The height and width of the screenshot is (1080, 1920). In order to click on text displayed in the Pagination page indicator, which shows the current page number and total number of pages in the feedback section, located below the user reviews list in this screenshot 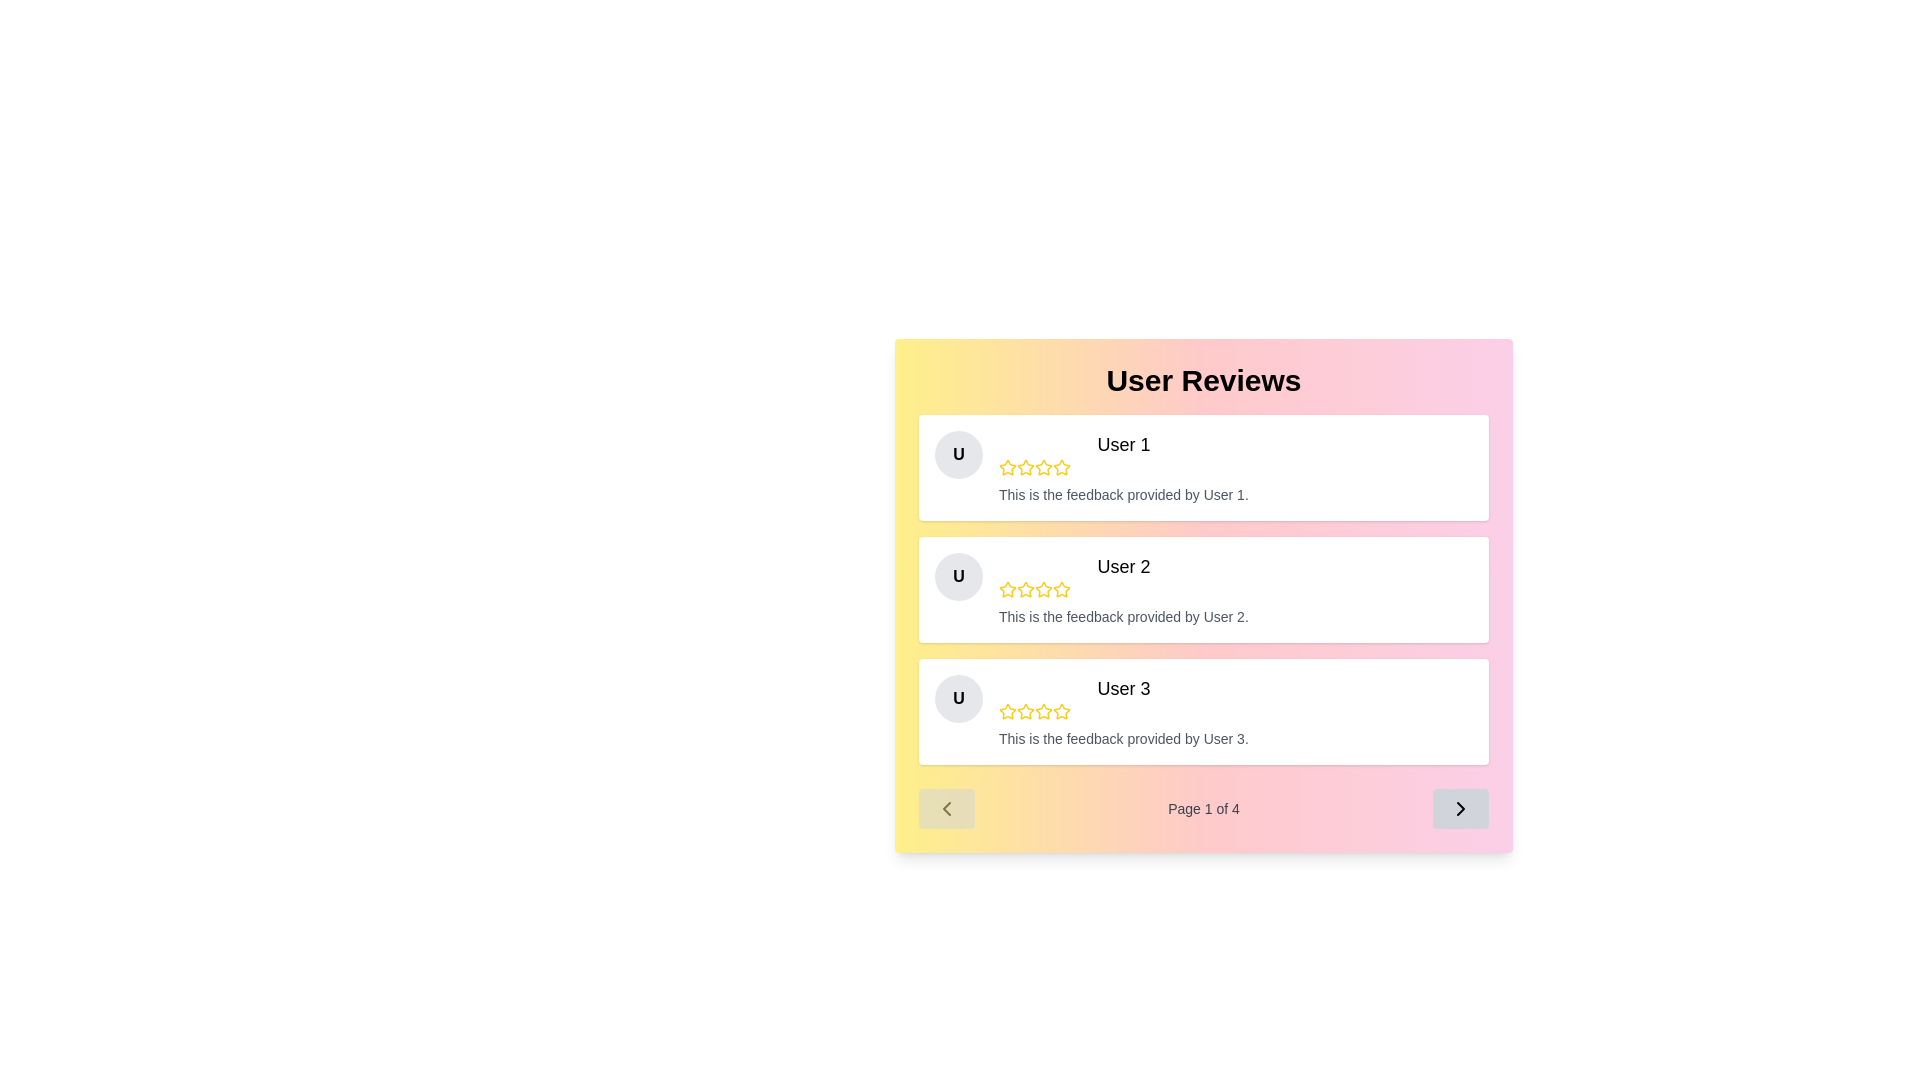, I will do `click(1203, 808)`.